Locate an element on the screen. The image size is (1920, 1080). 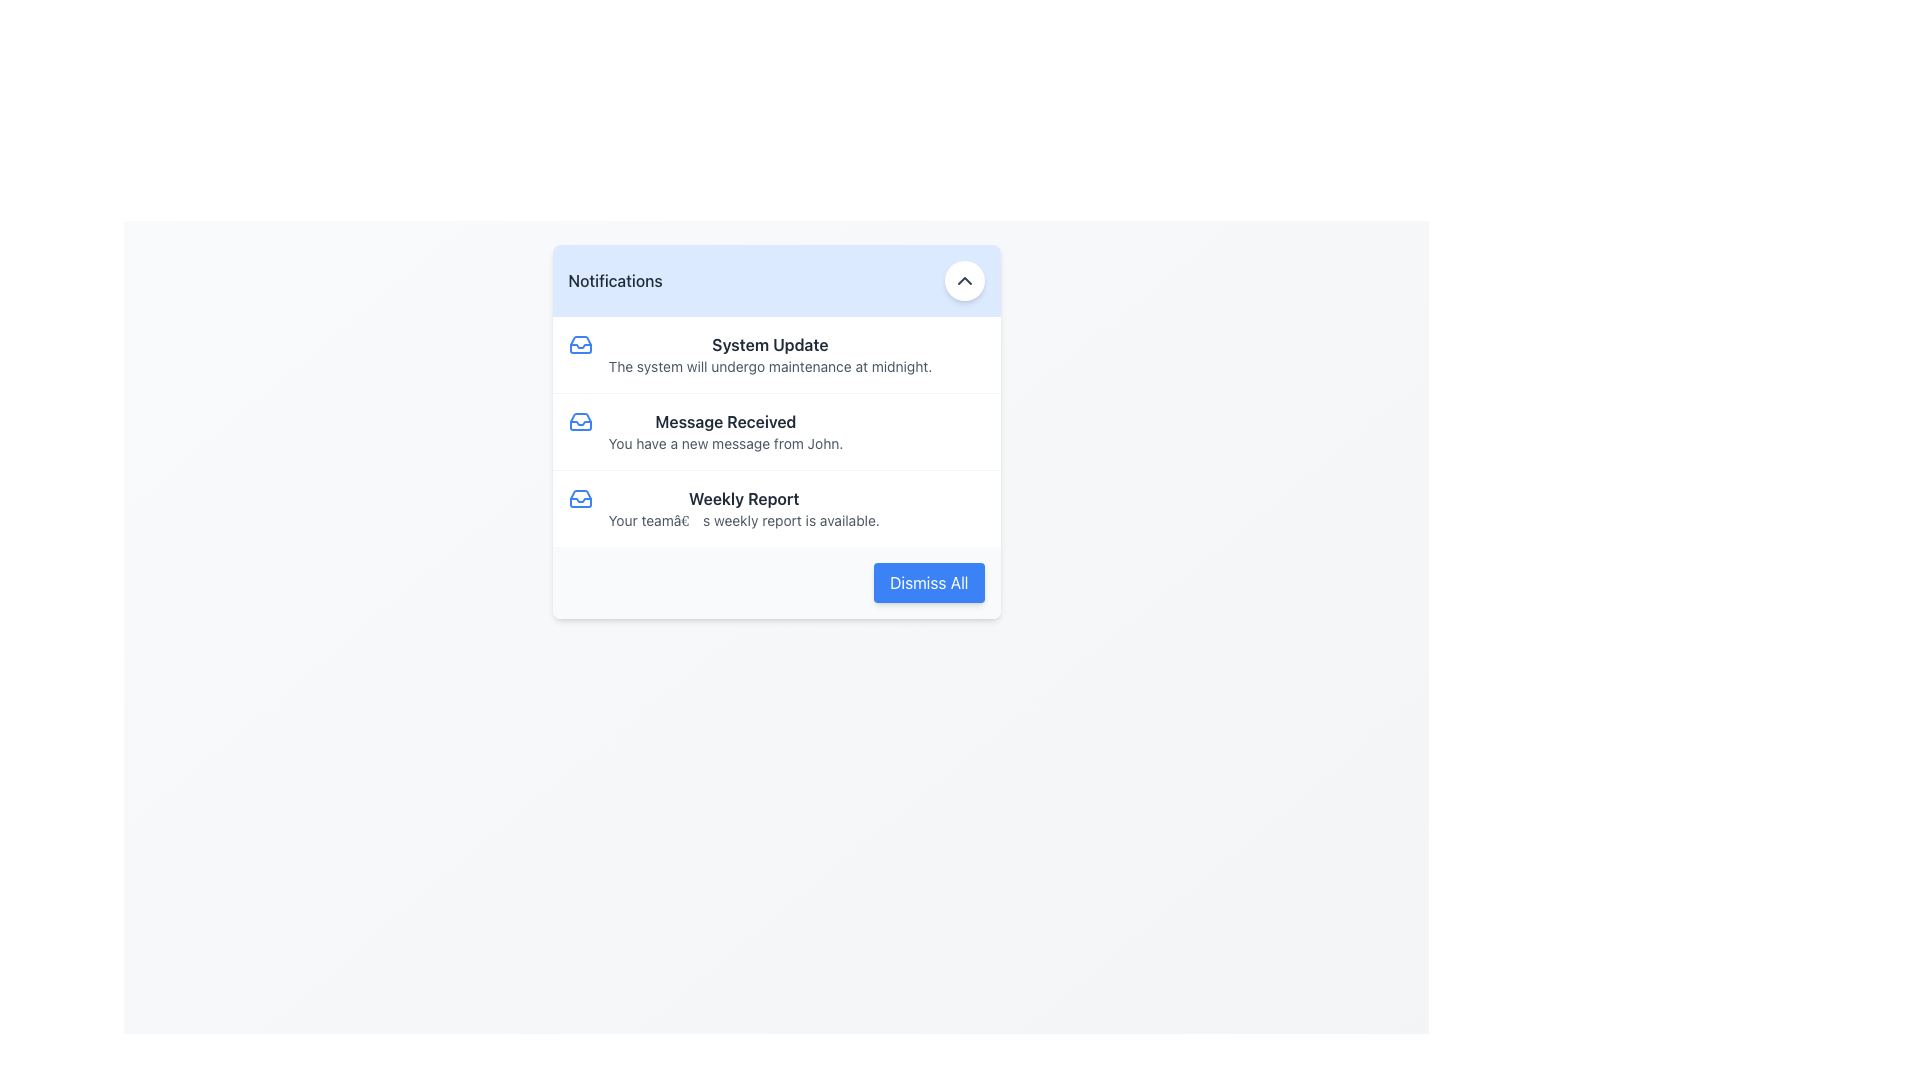
the SVG icon representing the inbox for the 'Weekly Report' notification, which is located in the third row of the notifications dialog box is located at coordinates (579, 497).